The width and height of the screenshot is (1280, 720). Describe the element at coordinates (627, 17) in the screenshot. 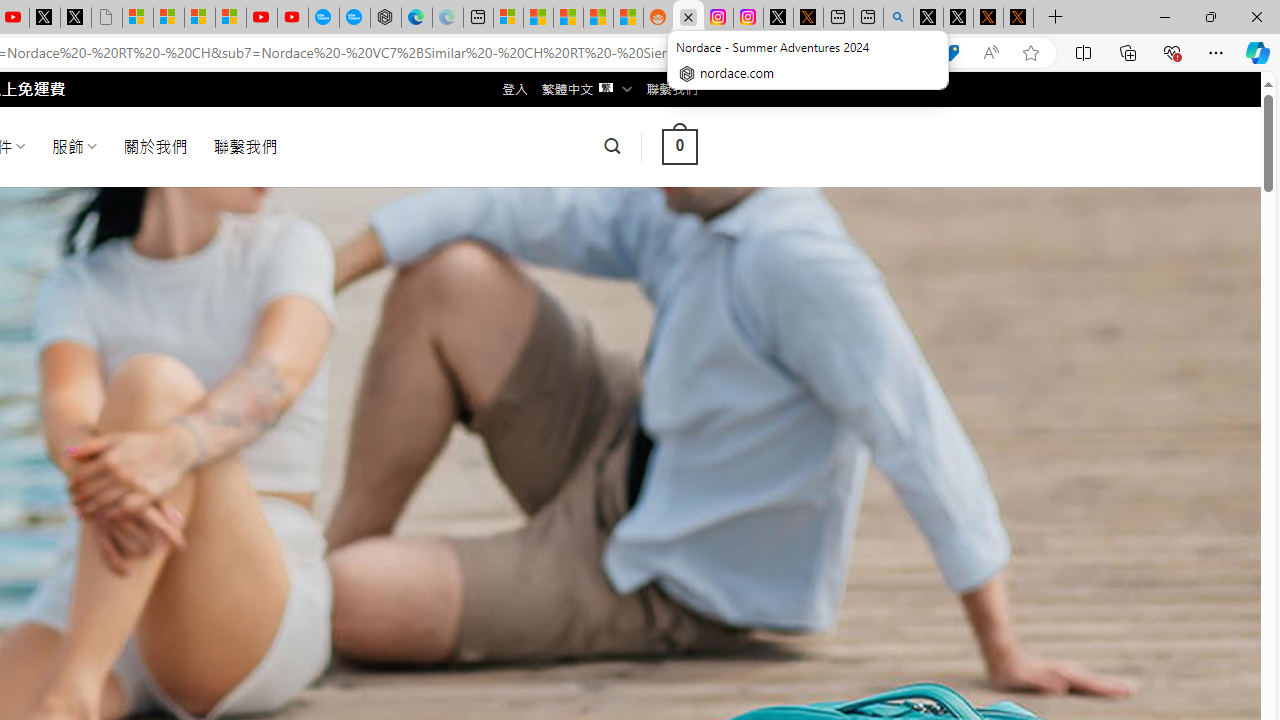

I see `'Shanghai, China Weather trends | Microsoft Weather'` at that location.